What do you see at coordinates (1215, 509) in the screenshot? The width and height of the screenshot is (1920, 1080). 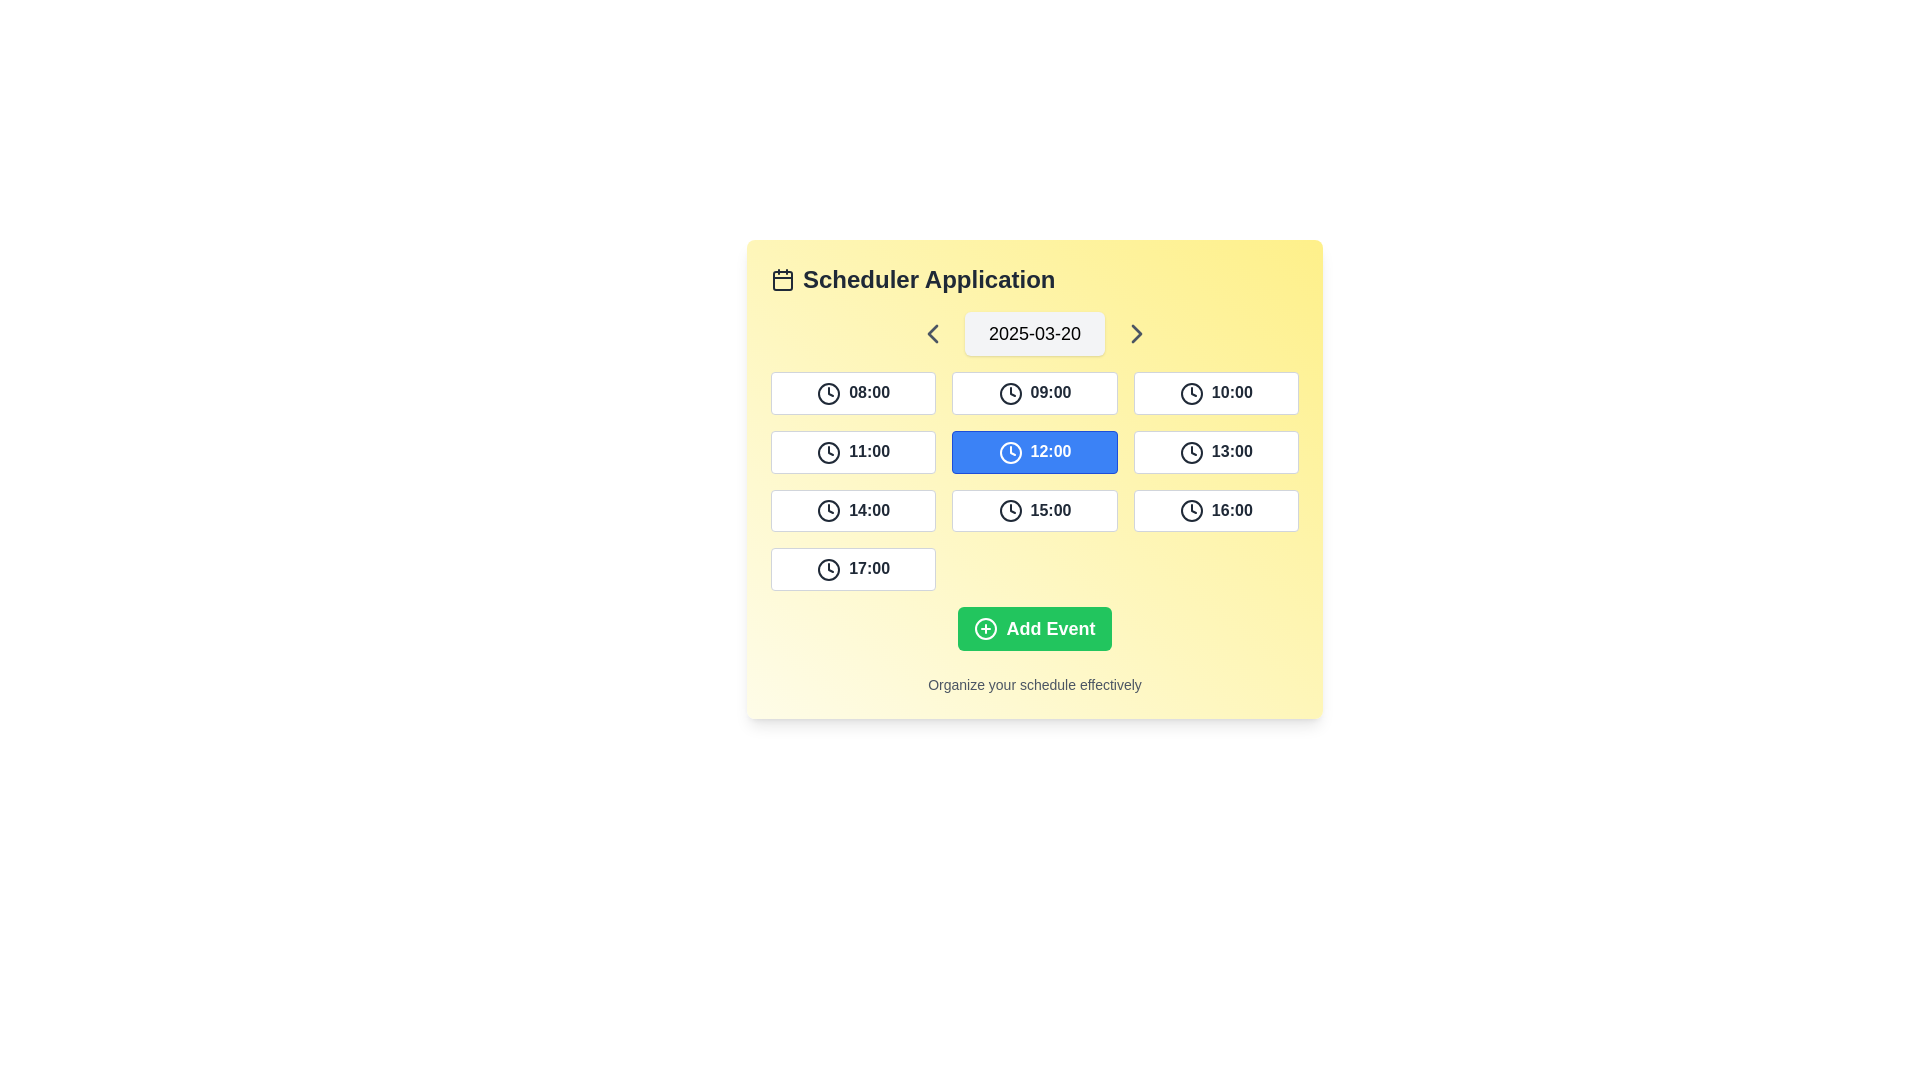 I see `the button representing the selectable time slot for 16:00 (4:00 PM) to trigger the context menu` at bounding box center [1215, 509].